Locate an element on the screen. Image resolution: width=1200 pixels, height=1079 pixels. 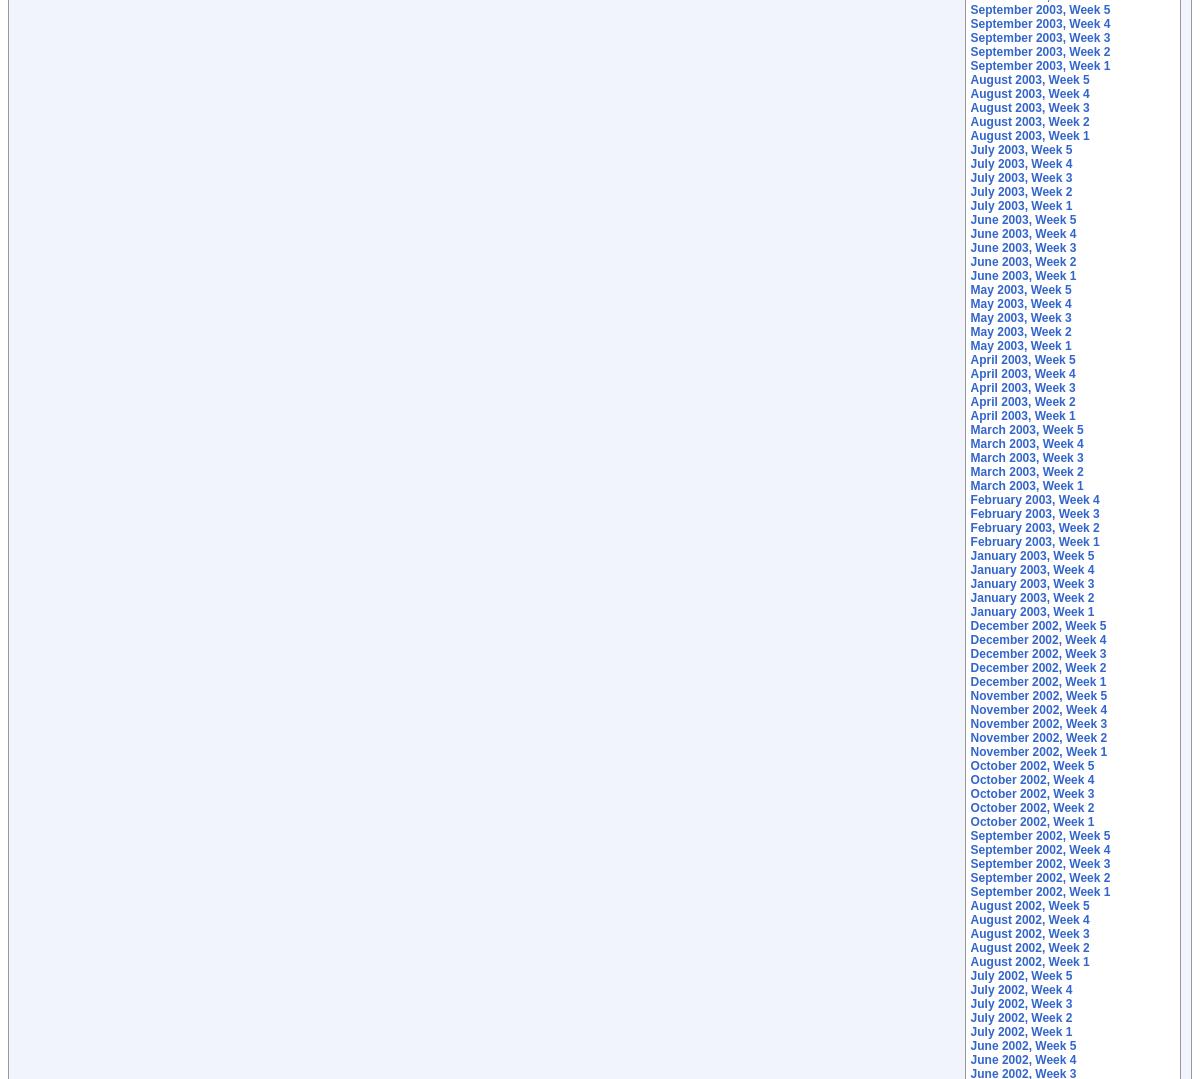
'August 2002, Week 3' is located at coordinates (1029, 933).